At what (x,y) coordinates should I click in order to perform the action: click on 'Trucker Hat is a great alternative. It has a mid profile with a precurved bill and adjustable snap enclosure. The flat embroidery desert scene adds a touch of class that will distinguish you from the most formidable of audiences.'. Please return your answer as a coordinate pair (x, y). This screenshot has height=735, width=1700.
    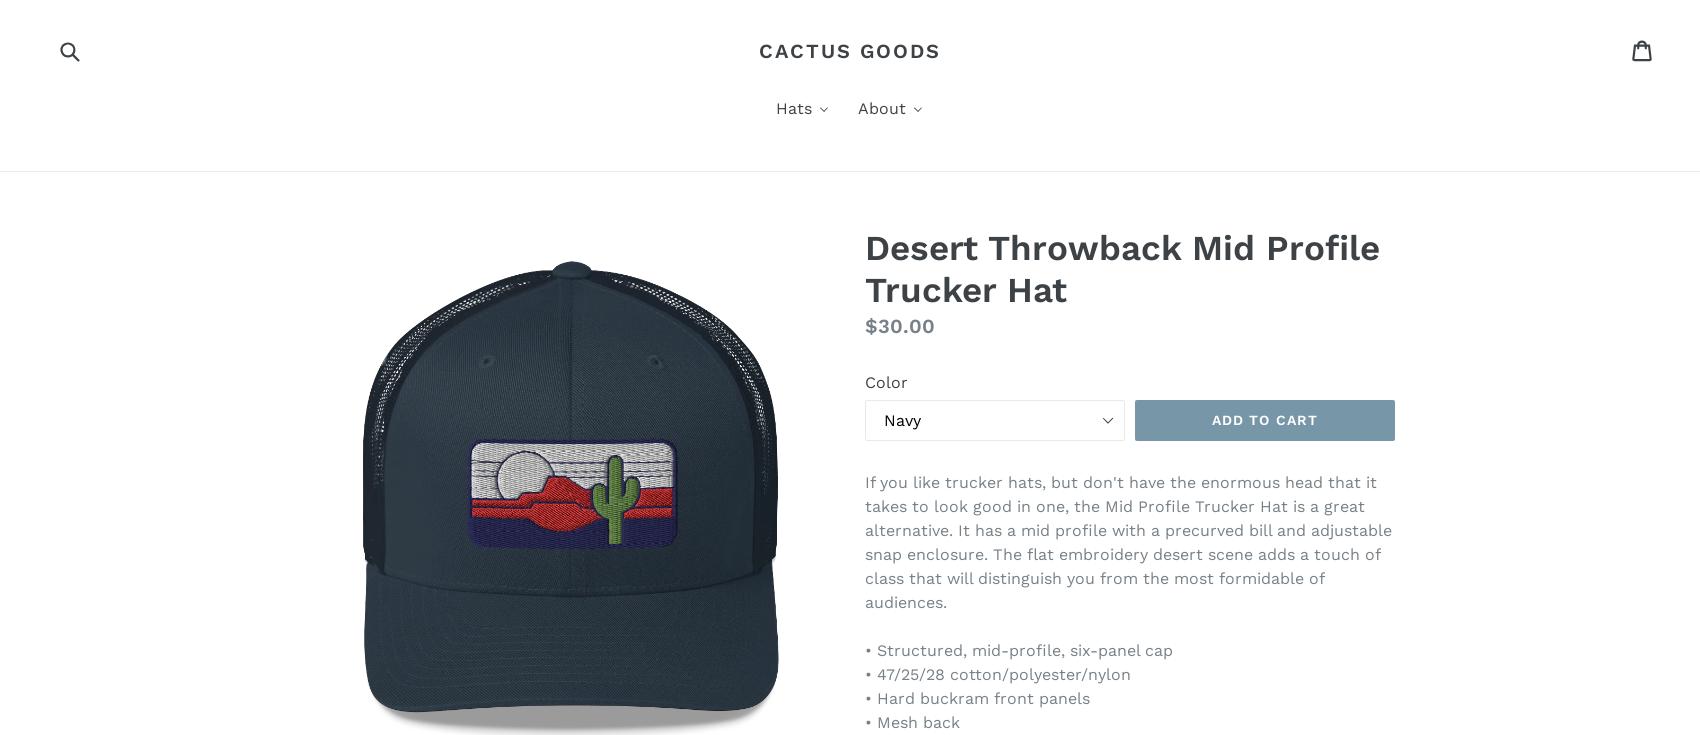
    Looking at the image, I should click on (1128, 553).